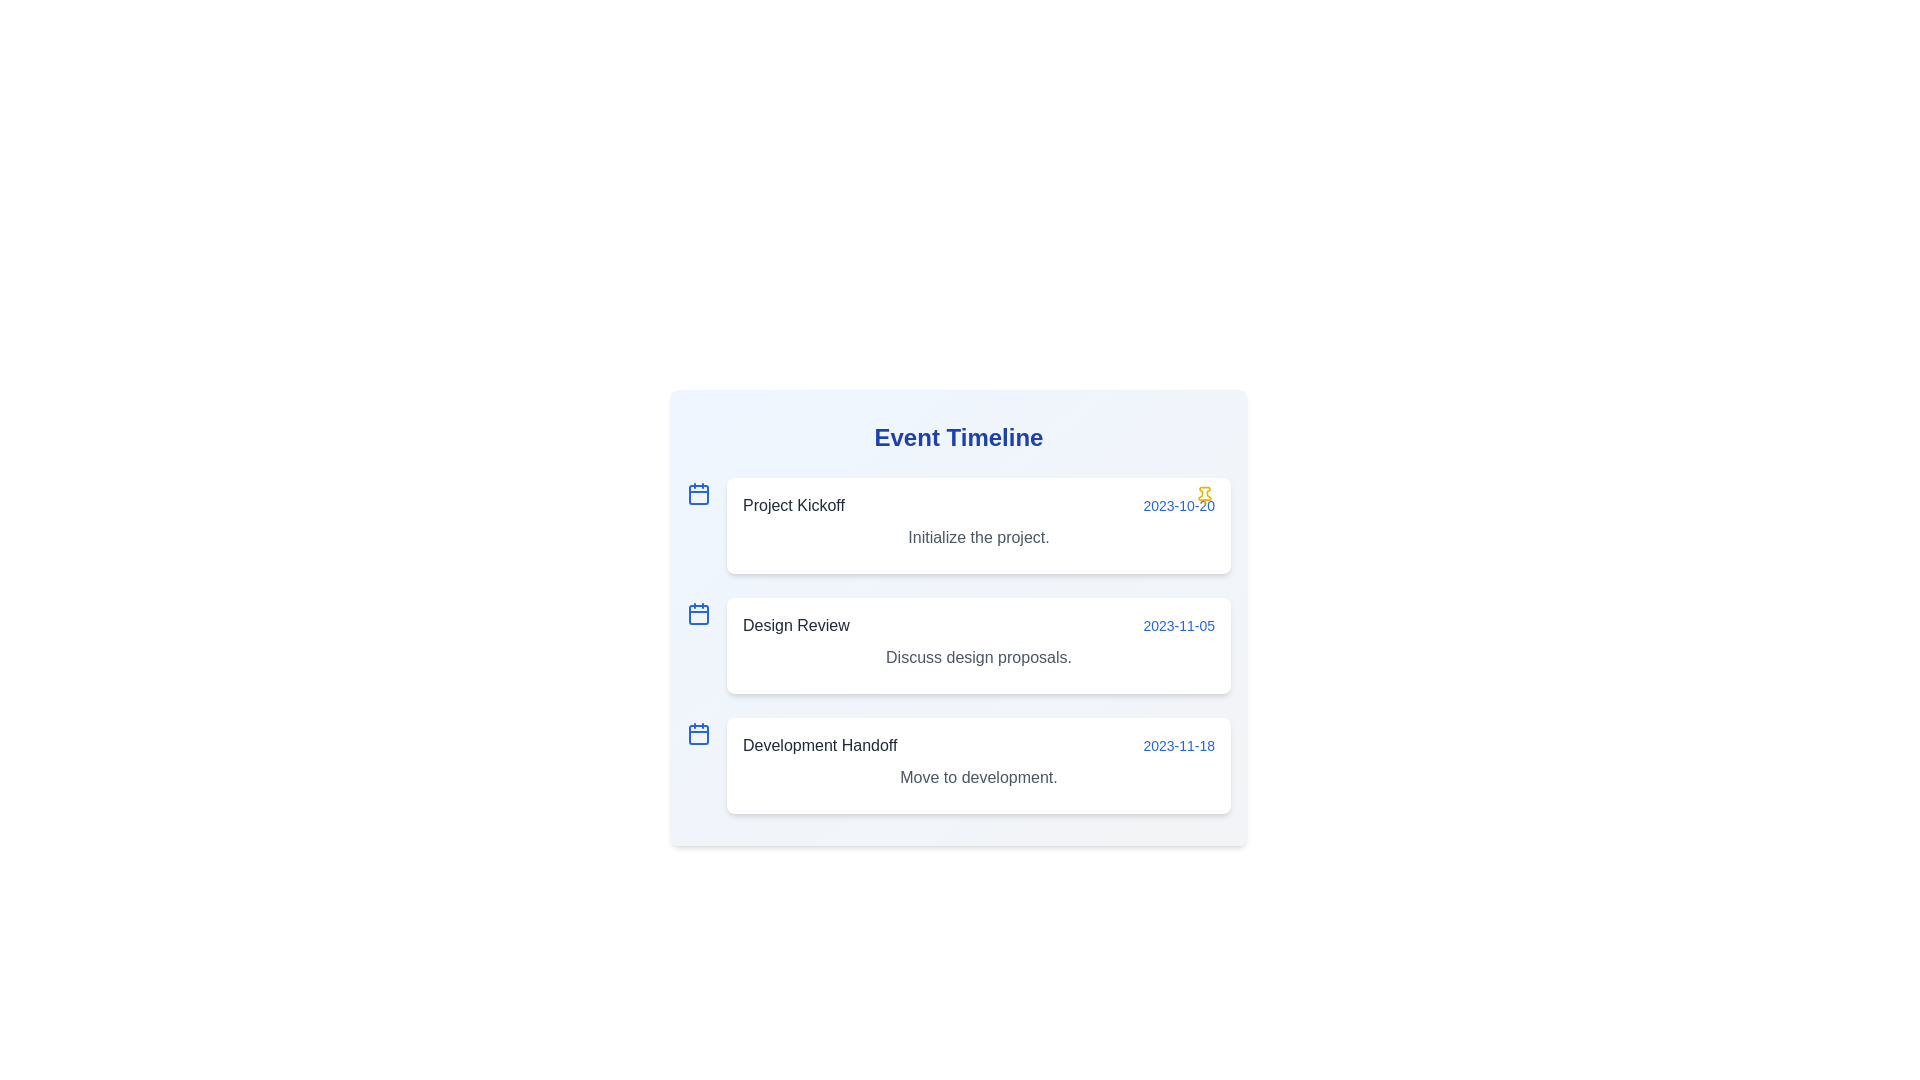 Image resolution: width=1920 pixels, height=1080 pixels. Describe the element at coordinates (699, 733) in the screenshot. I see `the decorative icon for the event titled 'Development Handoff'` at that location.